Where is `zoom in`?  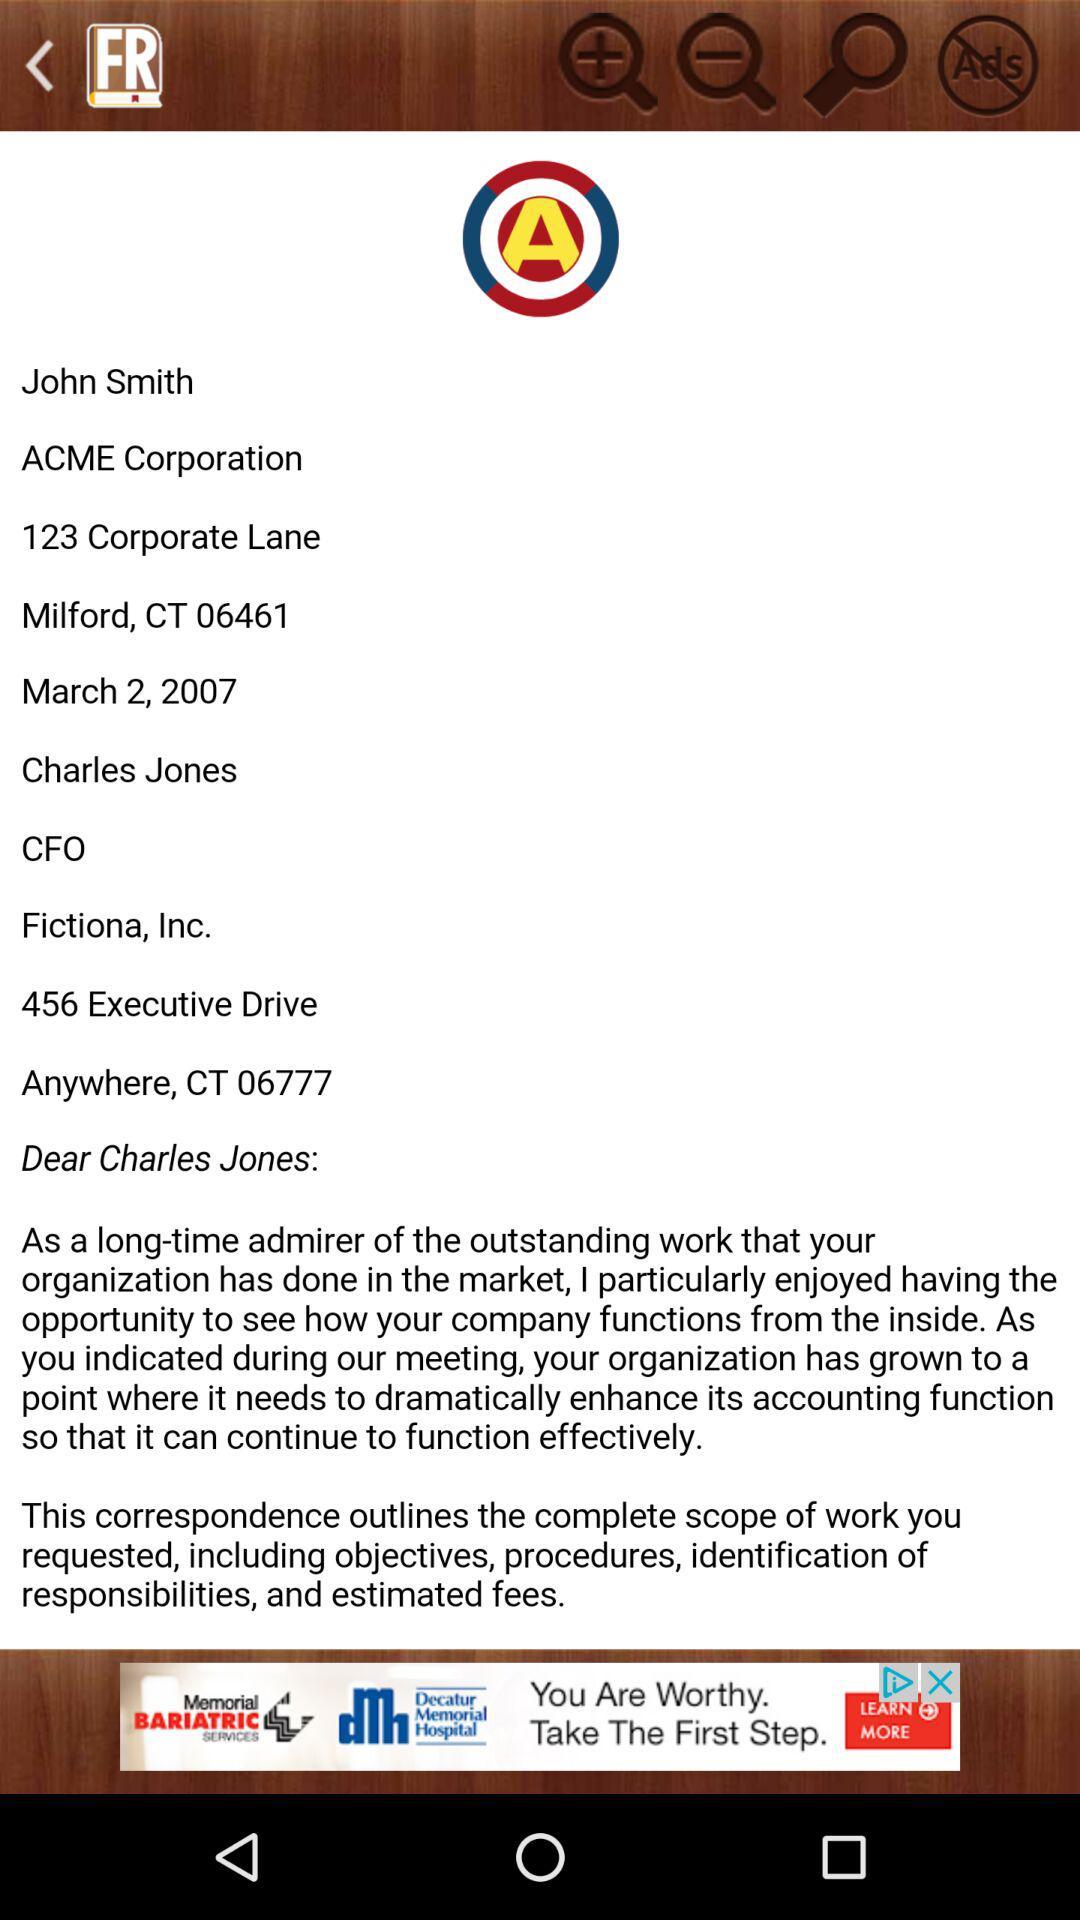
zoom in is located at coordinates (604, 65).